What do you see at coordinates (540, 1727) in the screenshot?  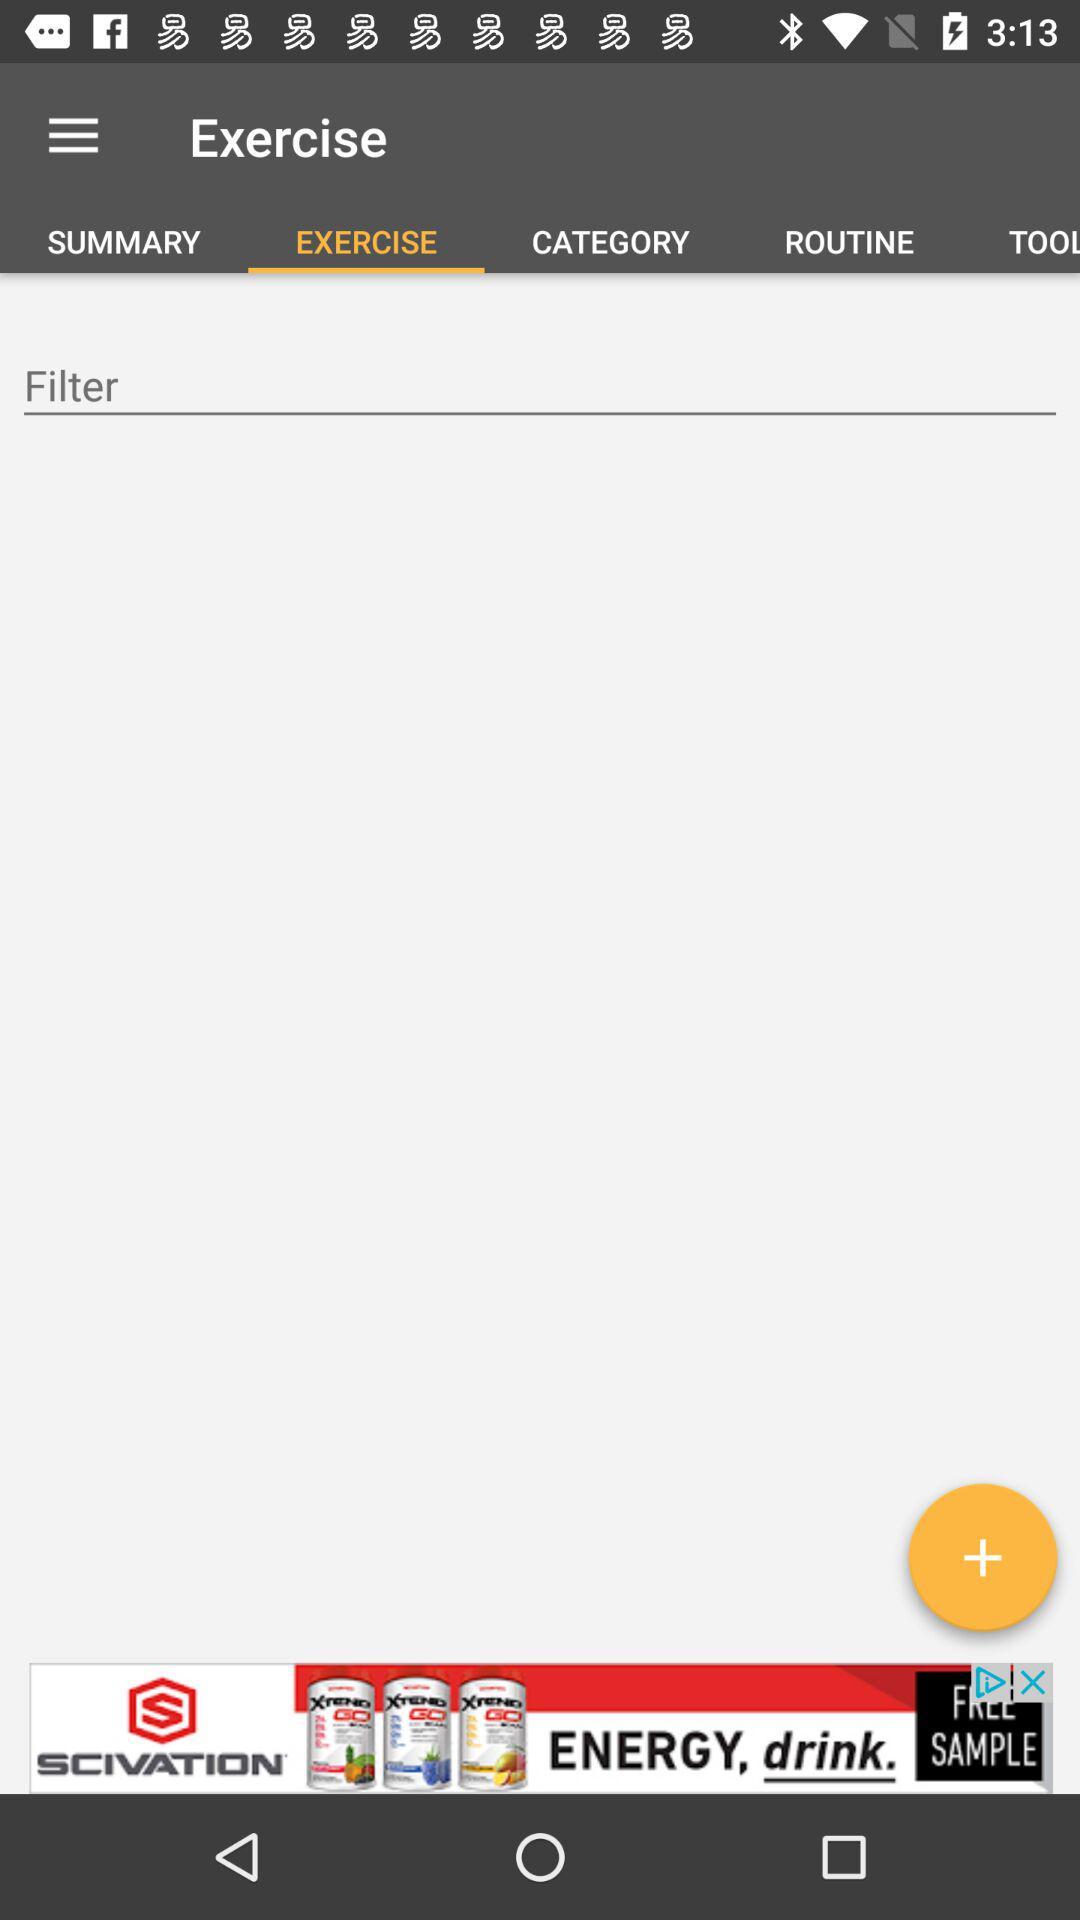 I see `this advertisement` at bounding box center [540, 1727].